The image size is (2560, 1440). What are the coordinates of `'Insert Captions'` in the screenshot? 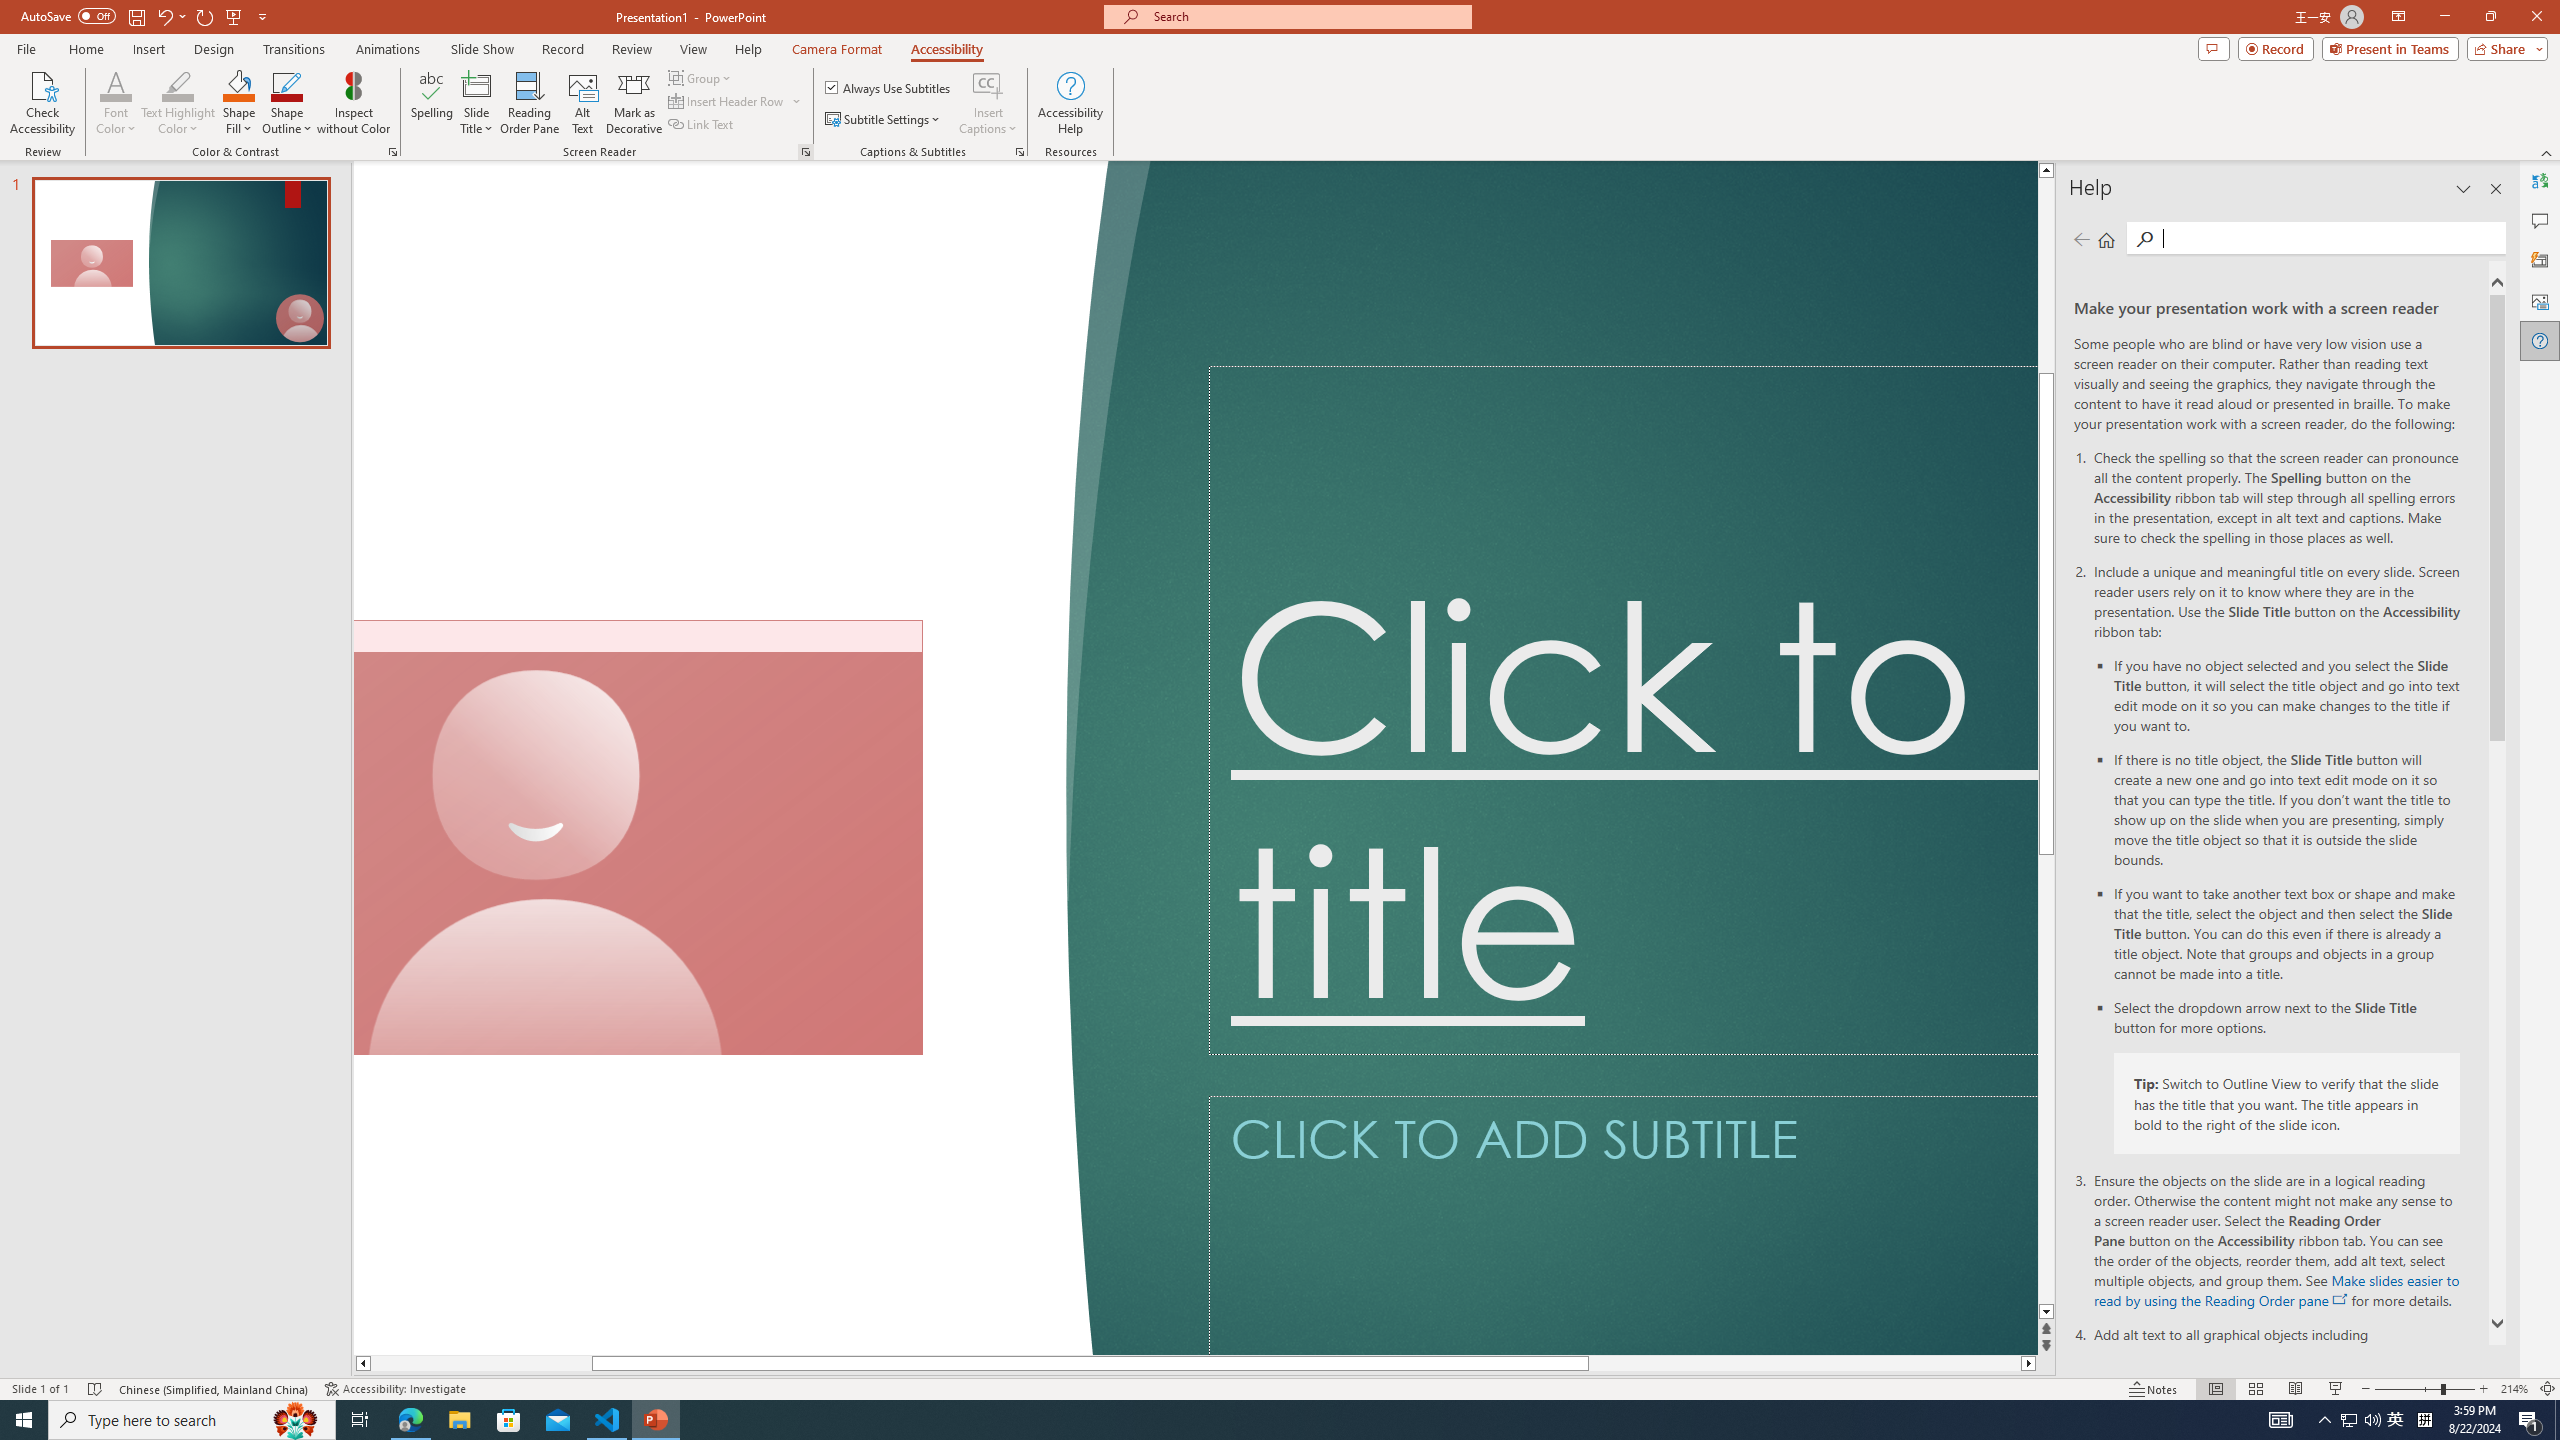 It's located at (987, 103).